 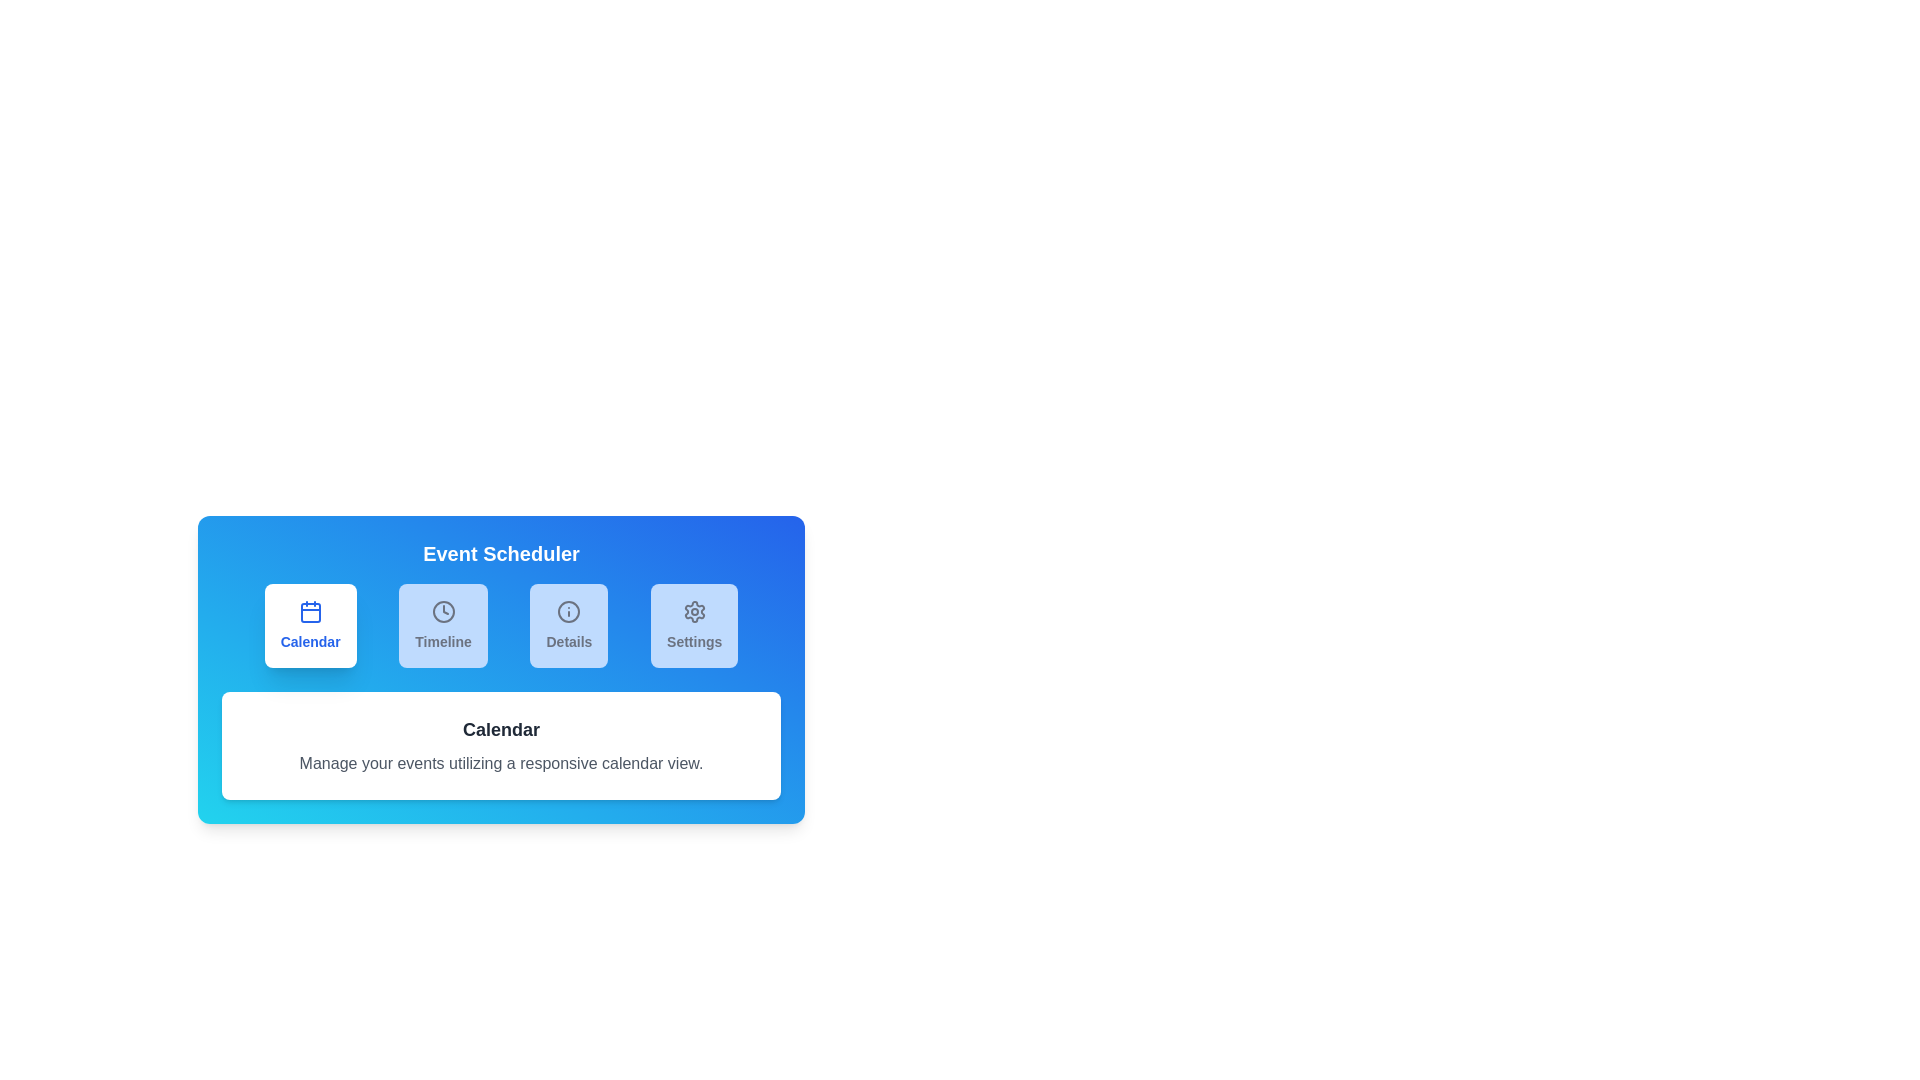 What do you see at coordinates (694, 624) in the screenshot?
I see `the tab labeled Settings` at bounding box center [694, 624].